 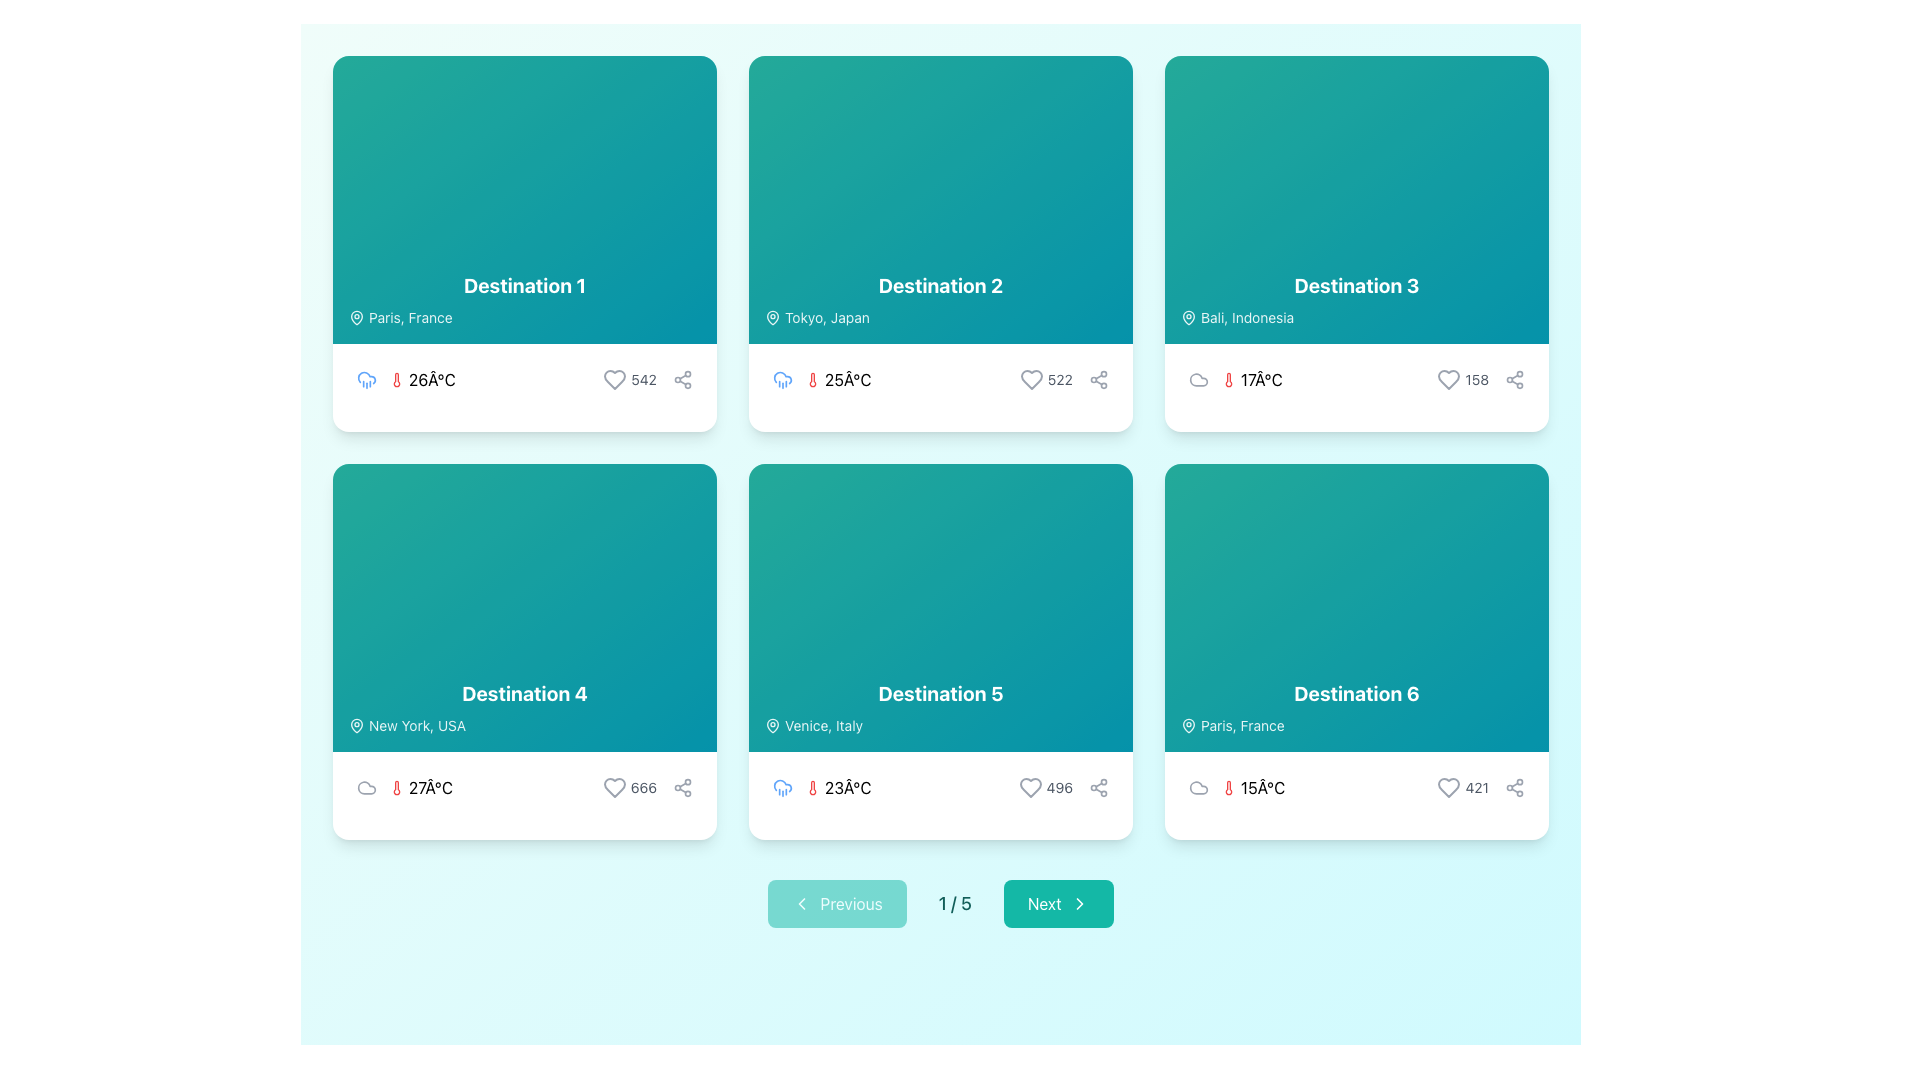 What do you see at coordinates (682, 786) in the screenshot?
I see `the Share button located in the bottom-right corner of the card for 'Destination 4' to share the card content` at bounding box center [682, 786].